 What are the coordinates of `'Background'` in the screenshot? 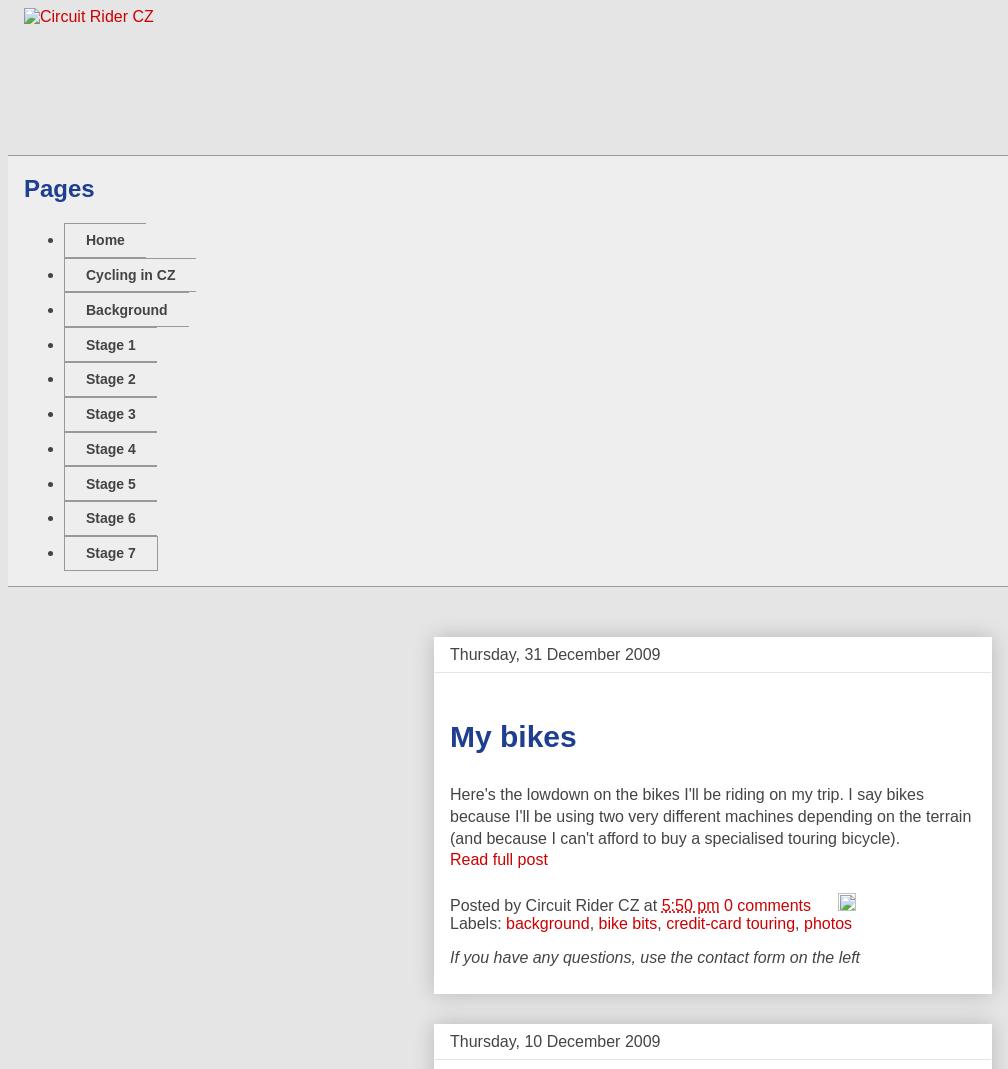 It's located at (126, 308).